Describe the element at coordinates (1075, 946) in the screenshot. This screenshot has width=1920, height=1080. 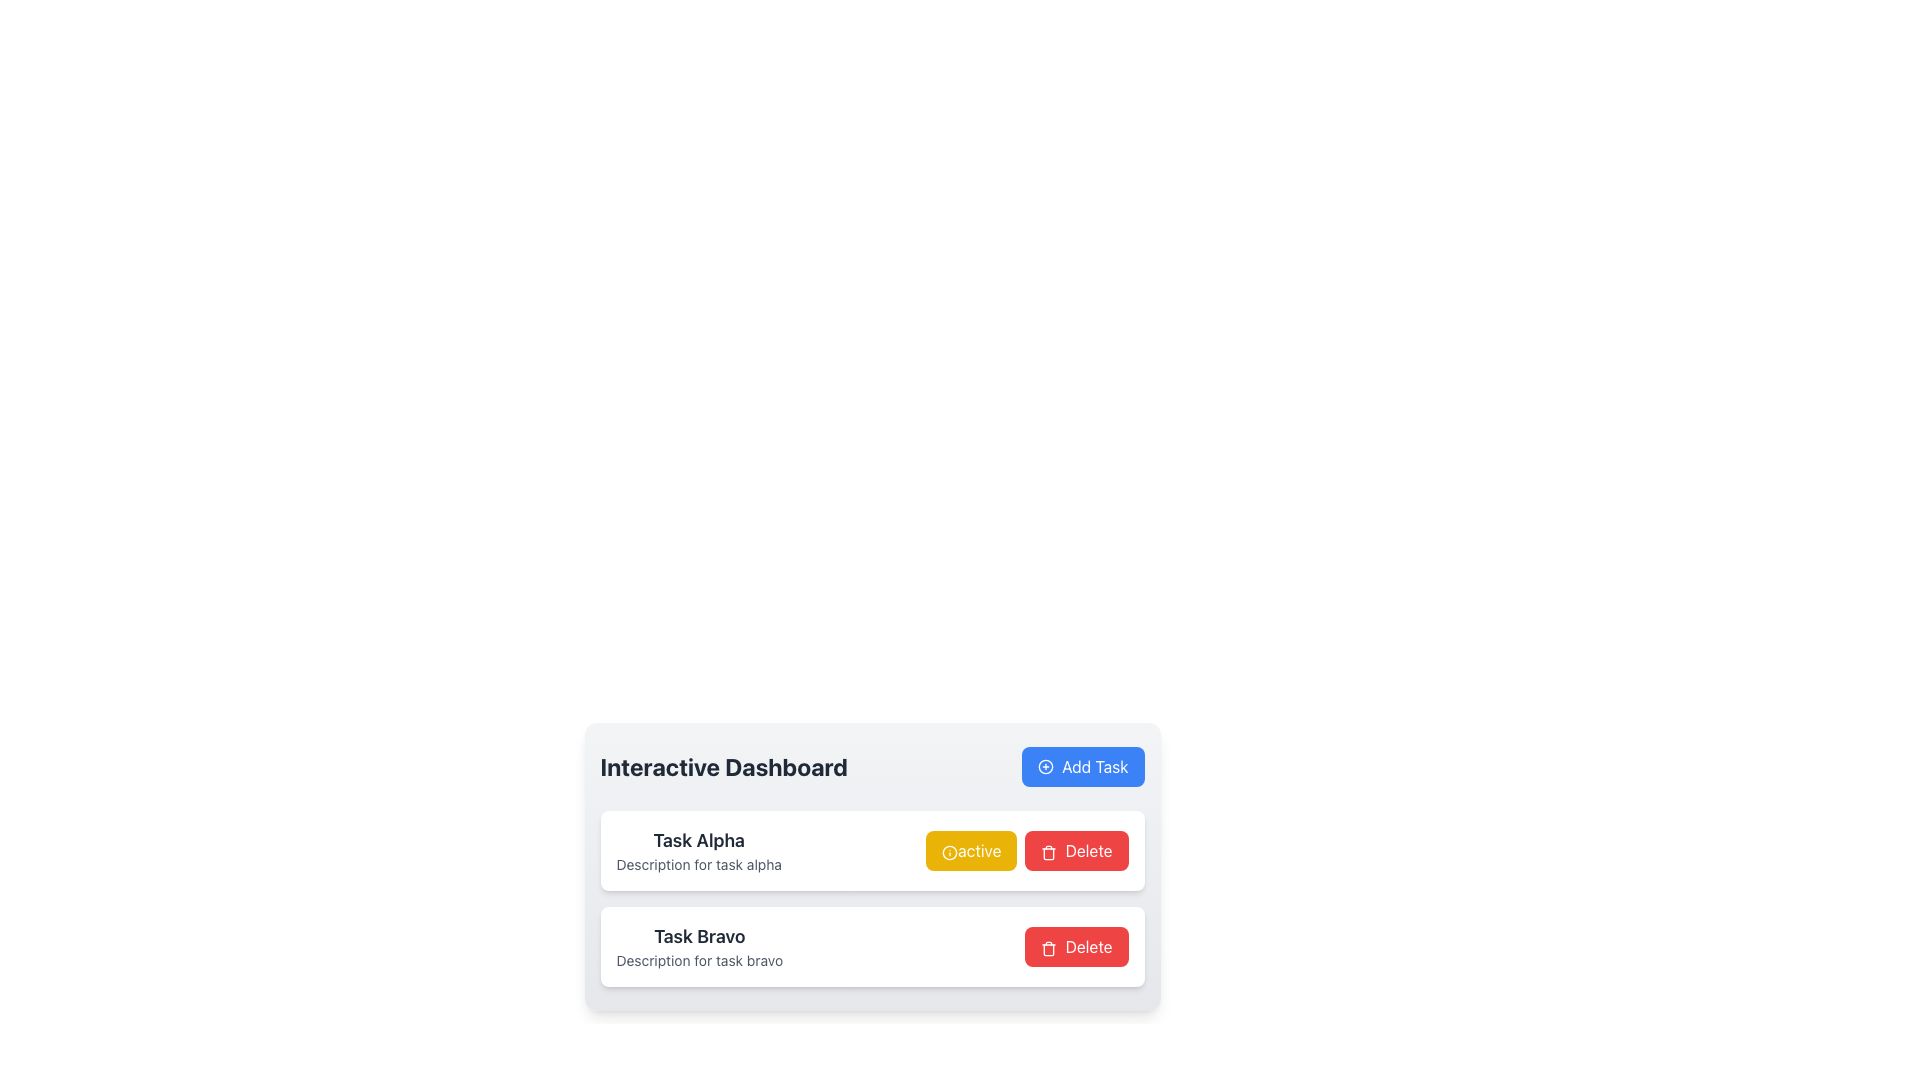
I see `the 'Delete' button with a red background and white text, located at the right side of the 'Task Bravo' row in the dashboard to observe interactive effects` at that location.